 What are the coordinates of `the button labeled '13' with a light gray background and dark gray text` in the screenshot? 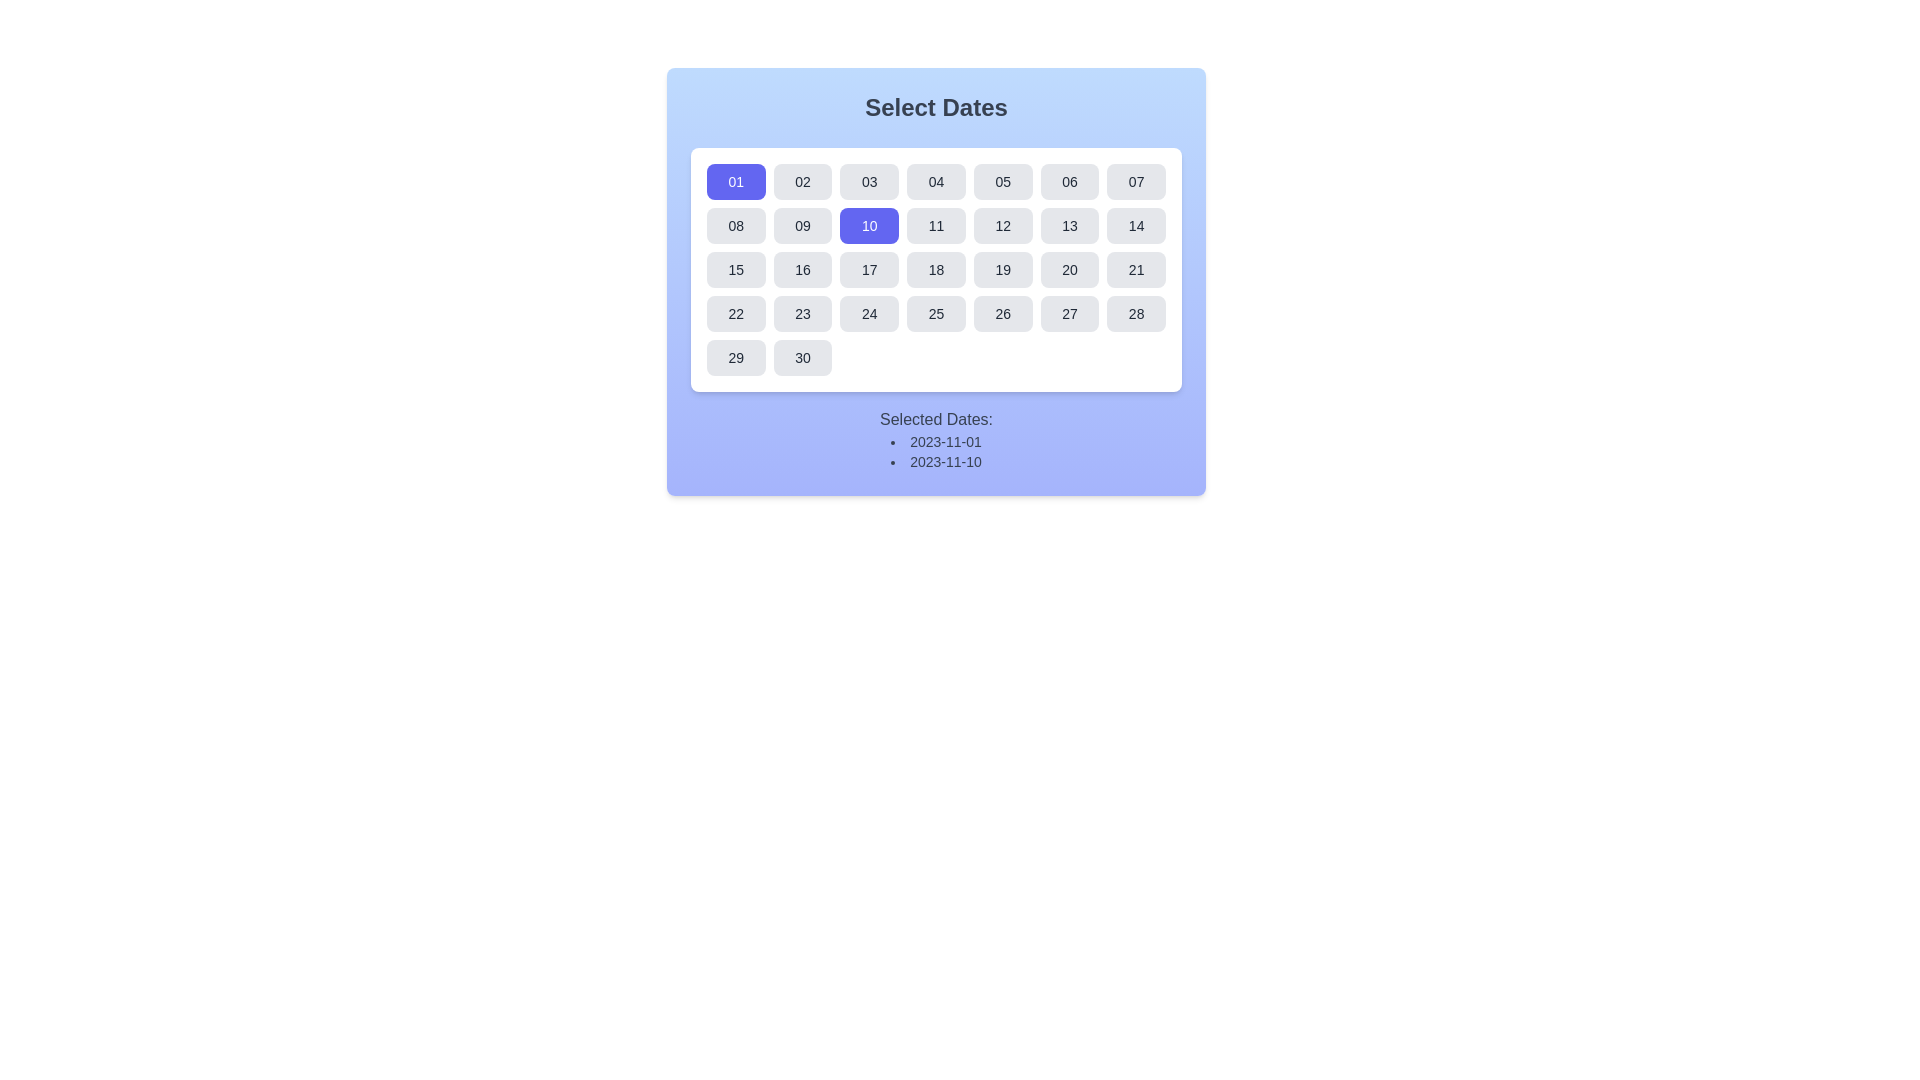 It's located at (1069, 225).